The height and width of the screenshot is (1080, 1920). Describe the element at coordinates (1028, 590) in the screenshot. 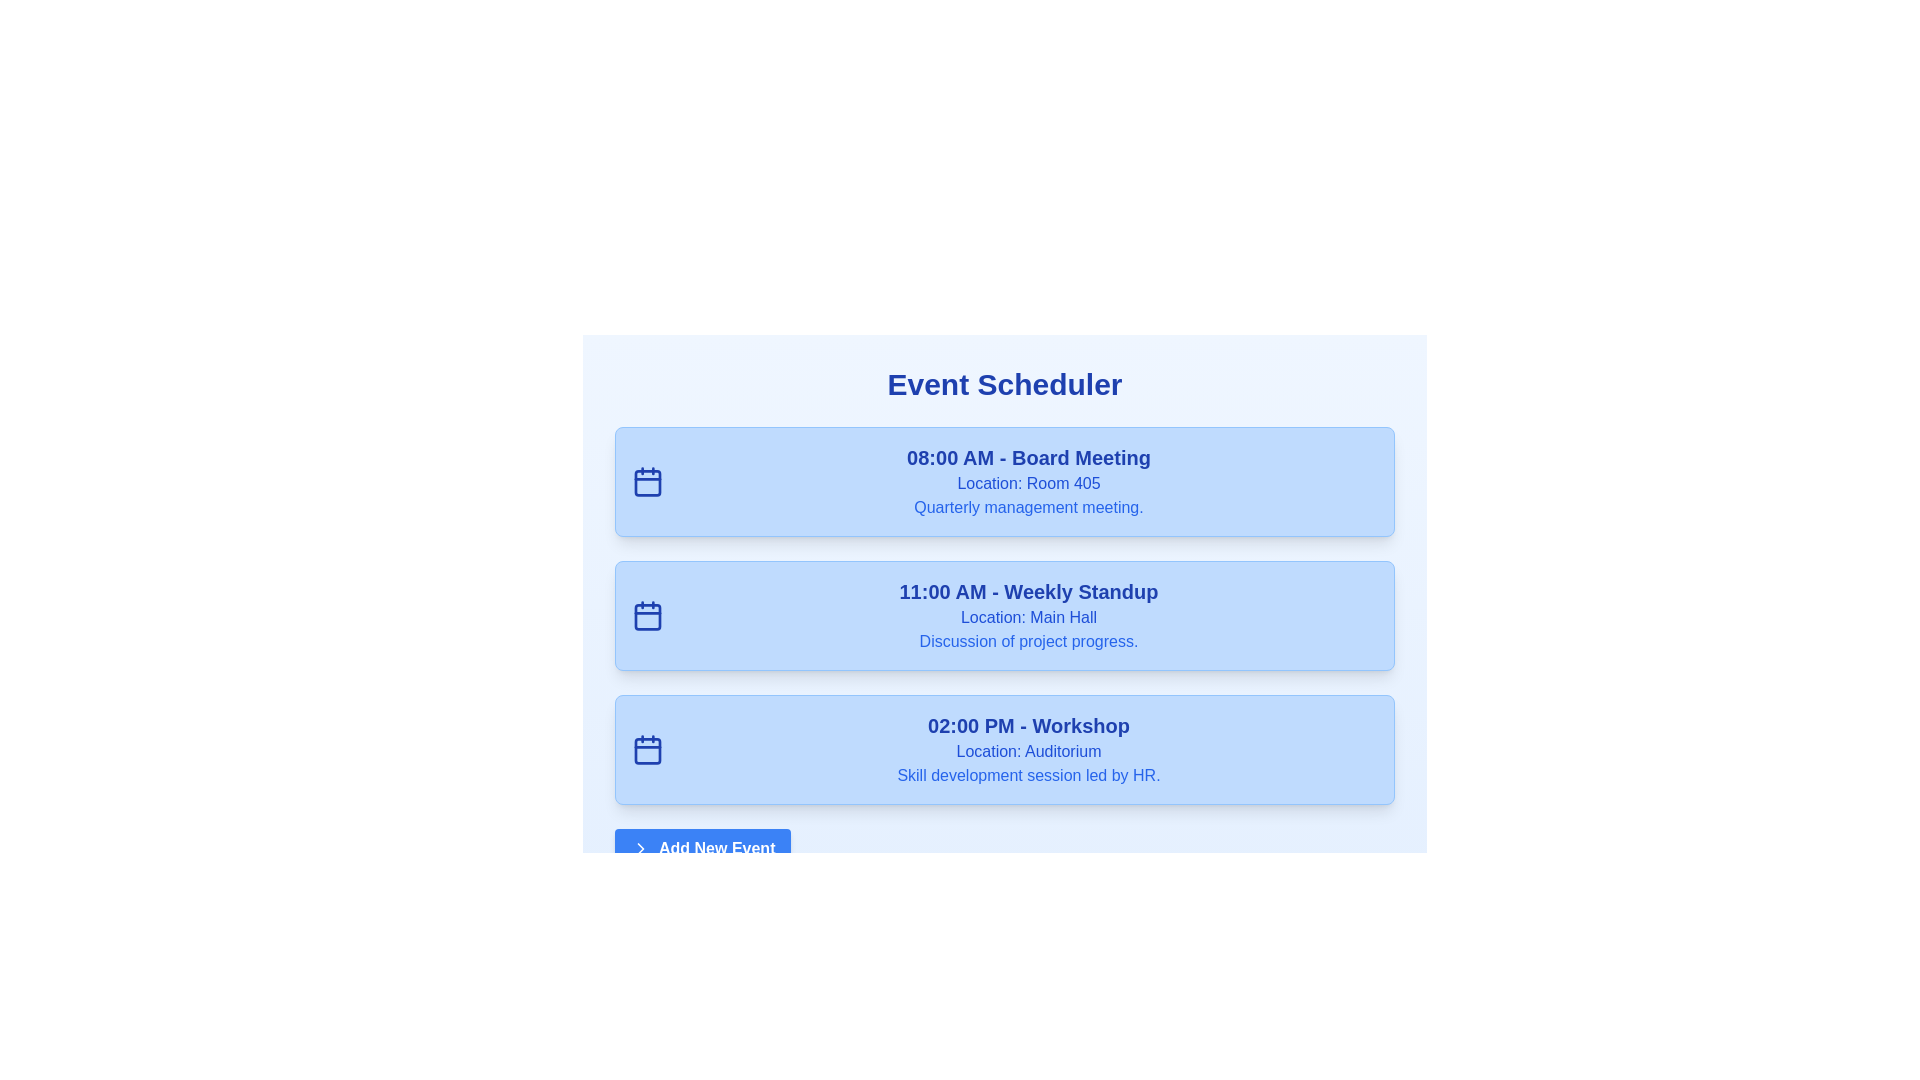

I see `the text label that indicates the starting time and title of the scheduled event, positioned above 'Location: Main Hall'` at that location.